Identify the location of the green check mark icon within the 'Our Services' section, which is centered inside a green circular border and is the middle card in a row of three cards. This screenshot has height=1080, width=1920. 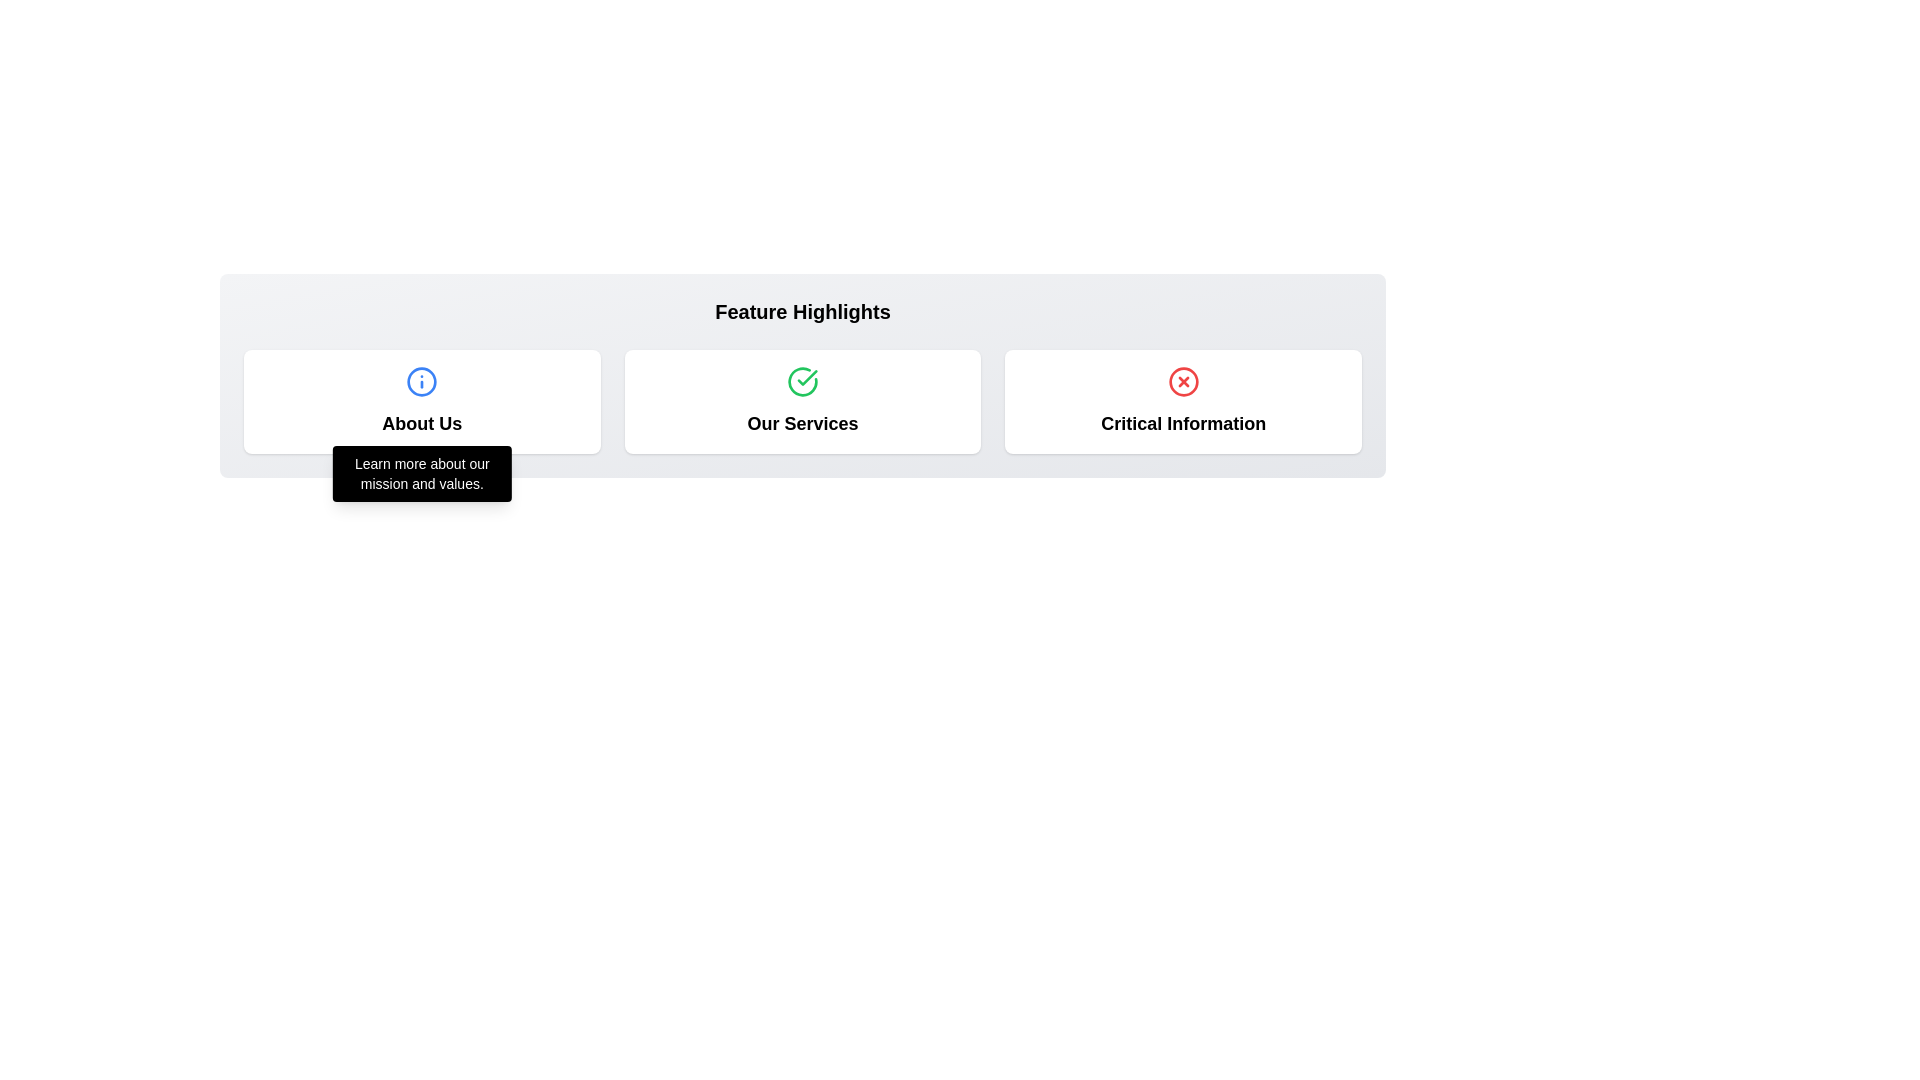
(807, 378).